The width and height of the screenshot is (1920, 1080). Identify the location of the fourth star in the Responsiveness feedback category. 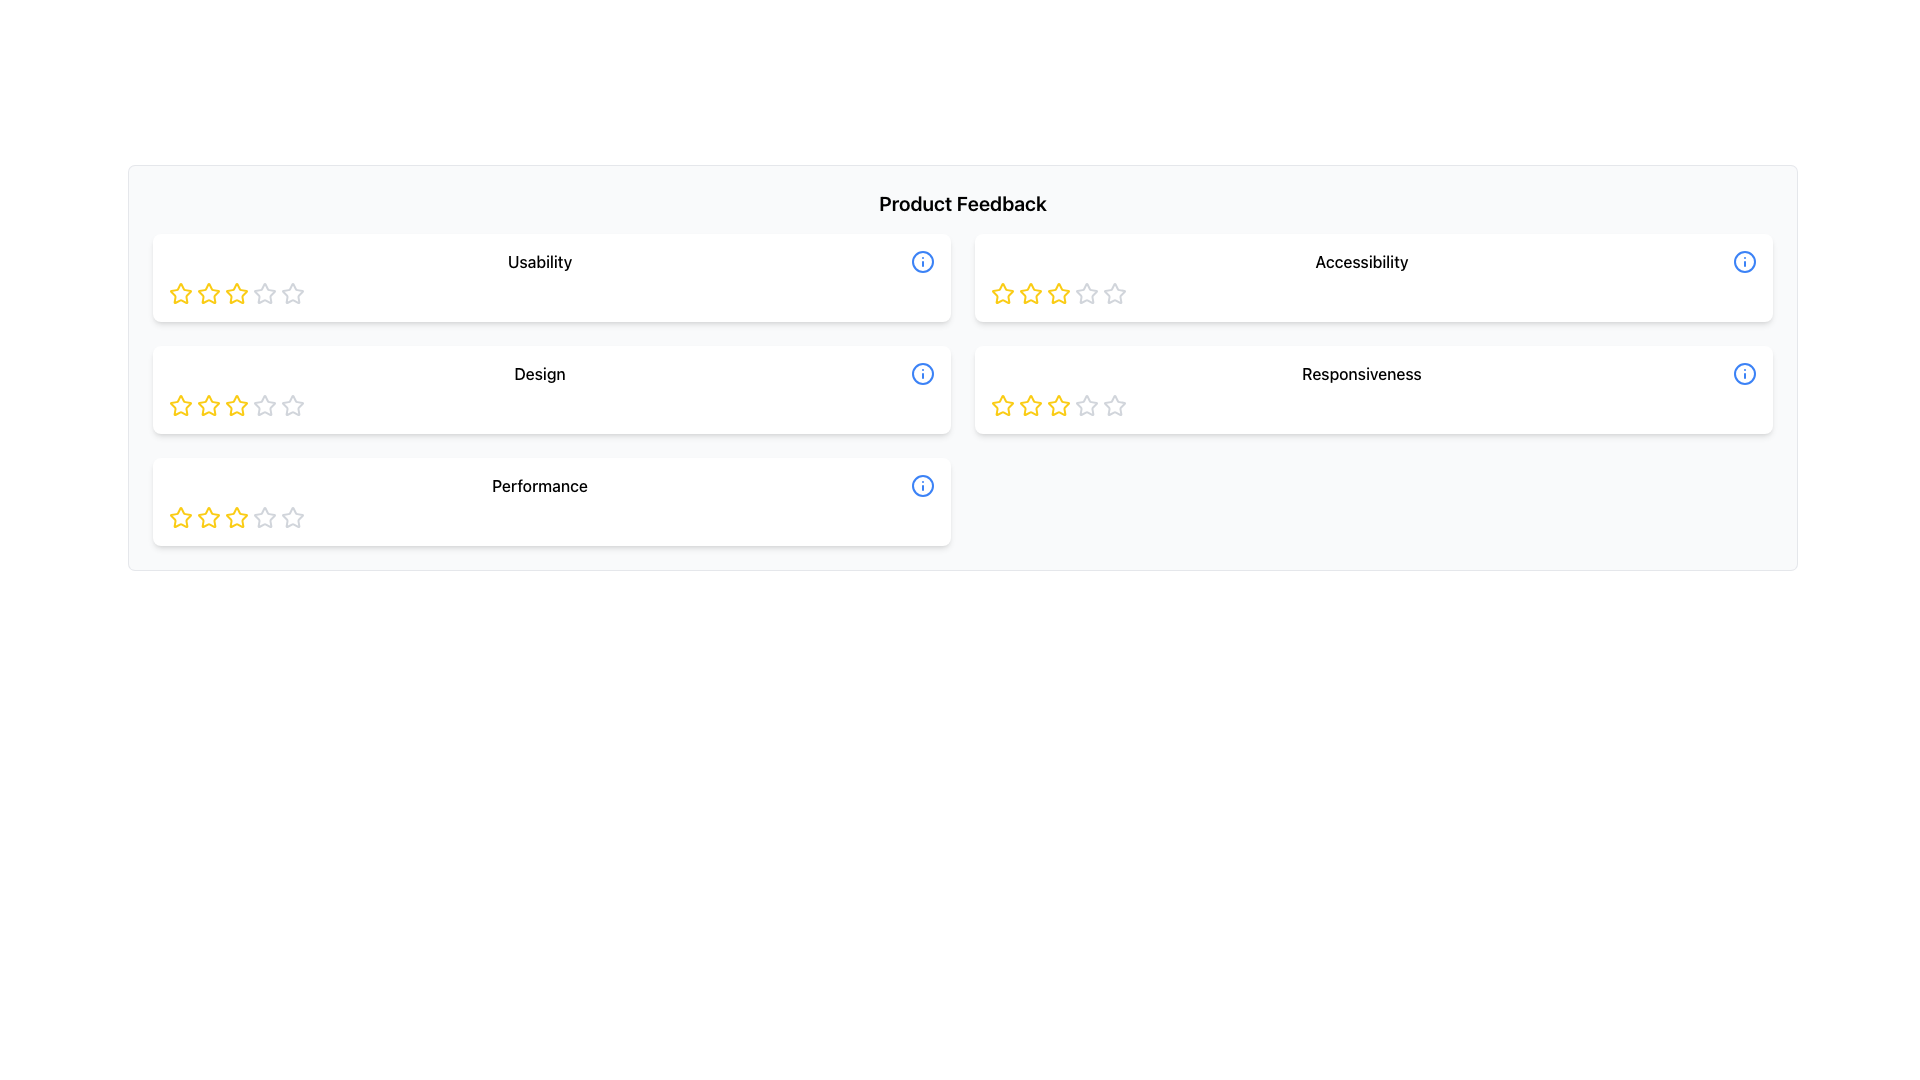
(1058, 405).